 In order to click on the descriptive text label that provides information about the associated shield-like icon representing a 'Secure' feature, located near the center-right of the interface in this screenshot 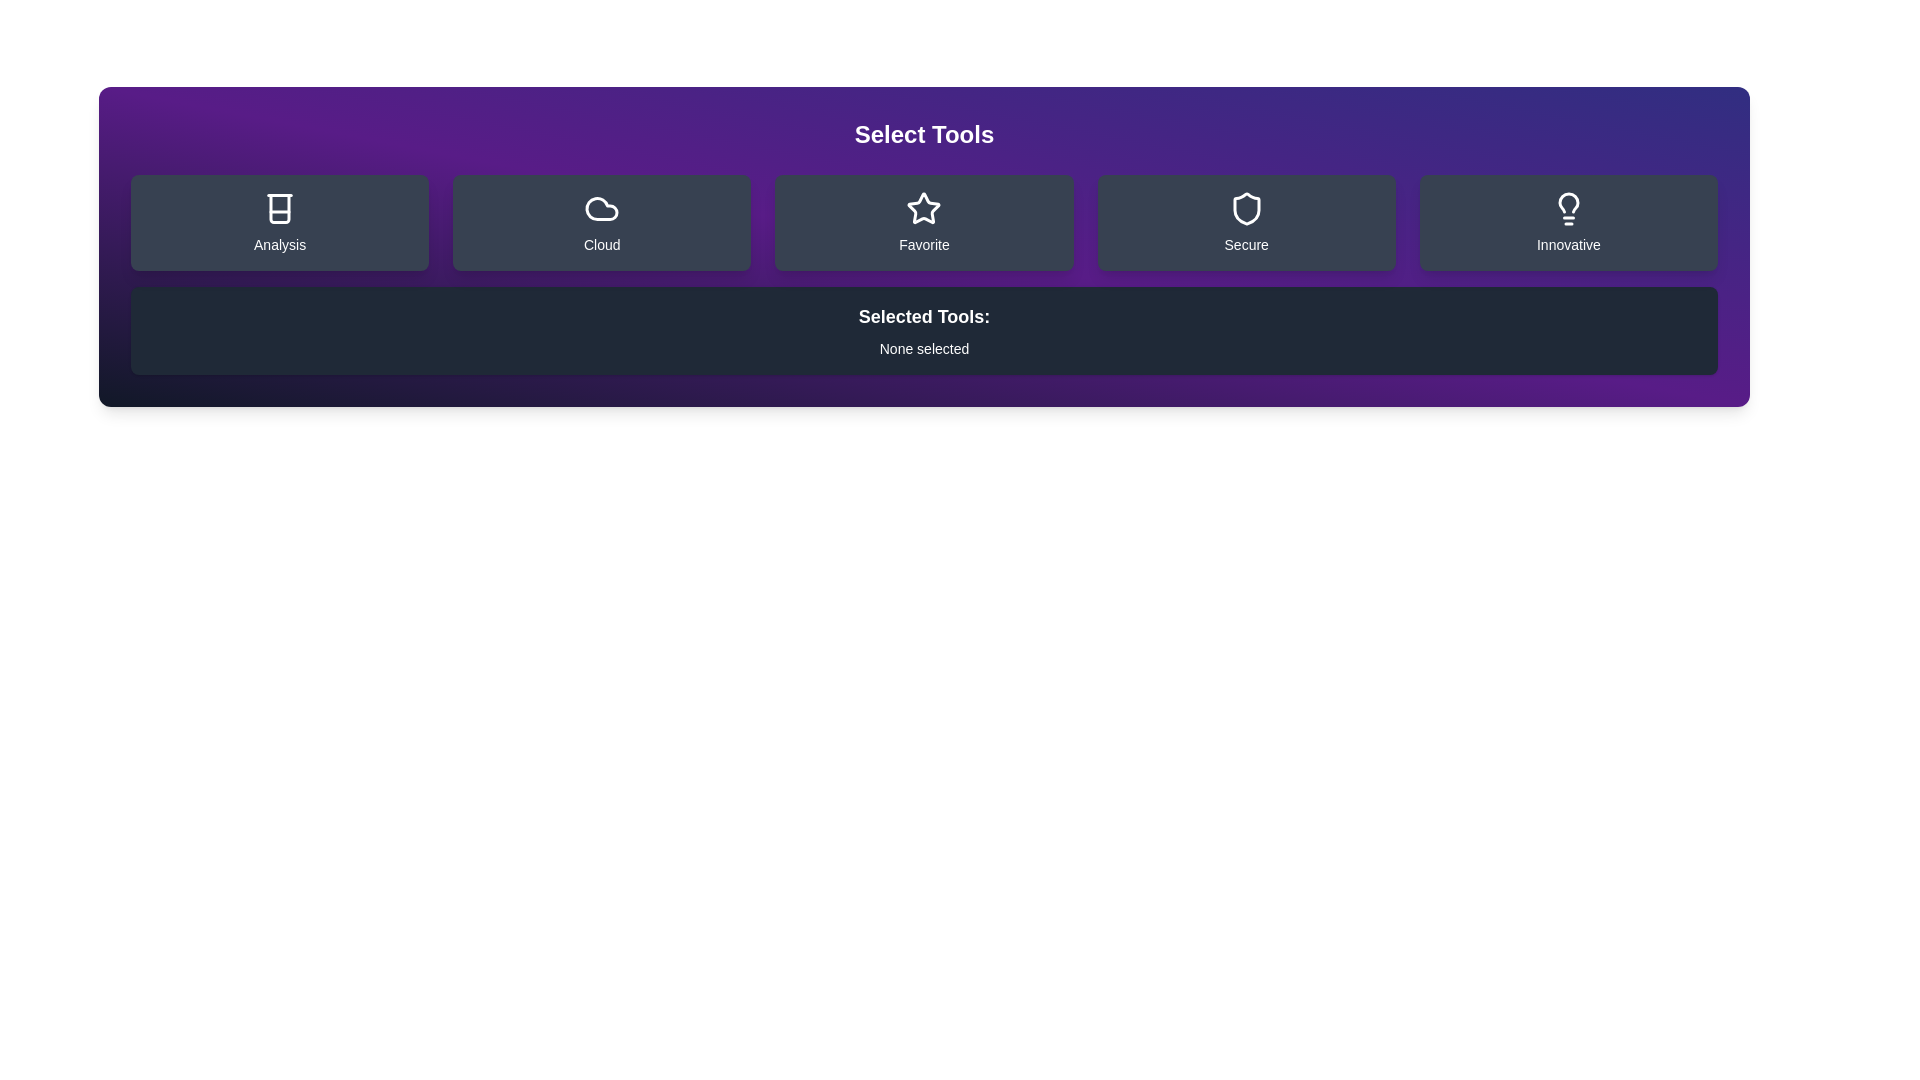, I will do `click(1245, 244)`.